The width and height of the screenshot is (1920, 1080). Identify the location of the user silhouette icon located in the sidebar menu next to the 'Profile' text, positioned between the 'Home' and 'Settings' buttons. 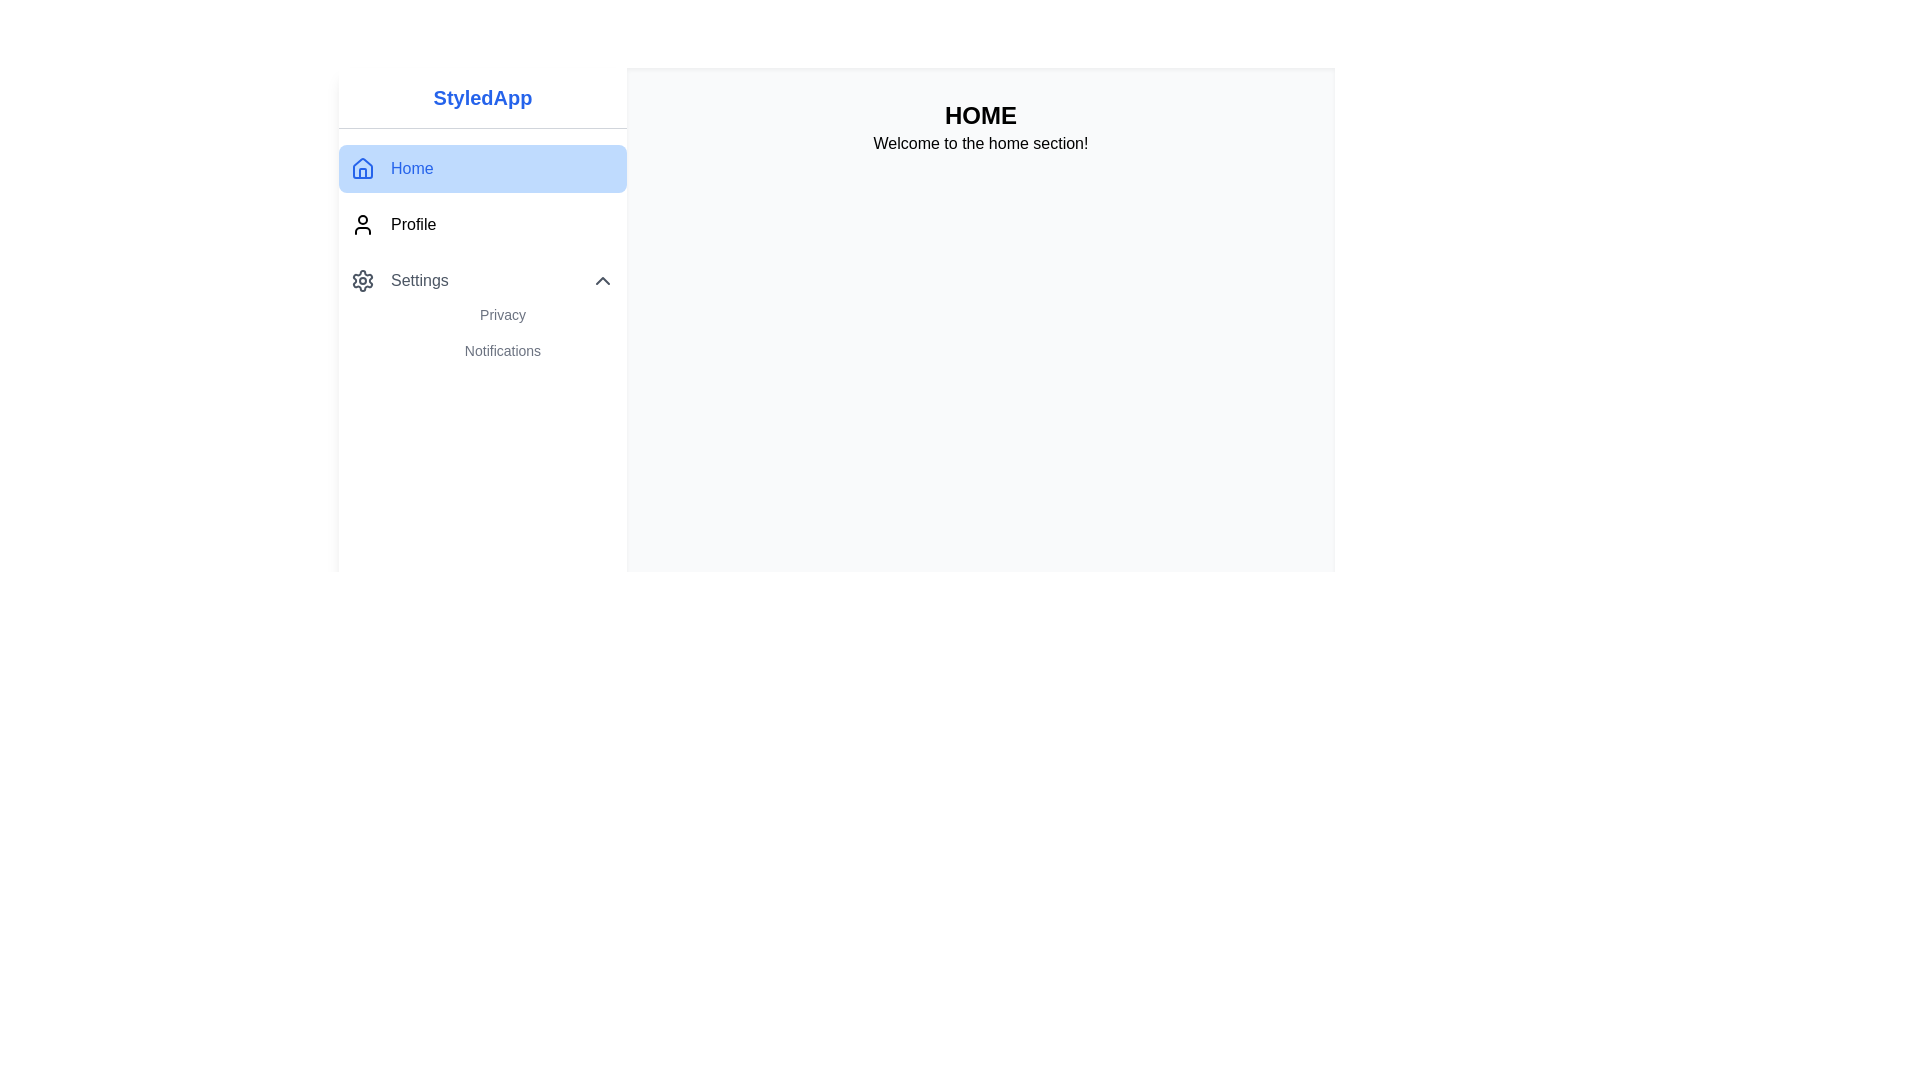
(363, 224).